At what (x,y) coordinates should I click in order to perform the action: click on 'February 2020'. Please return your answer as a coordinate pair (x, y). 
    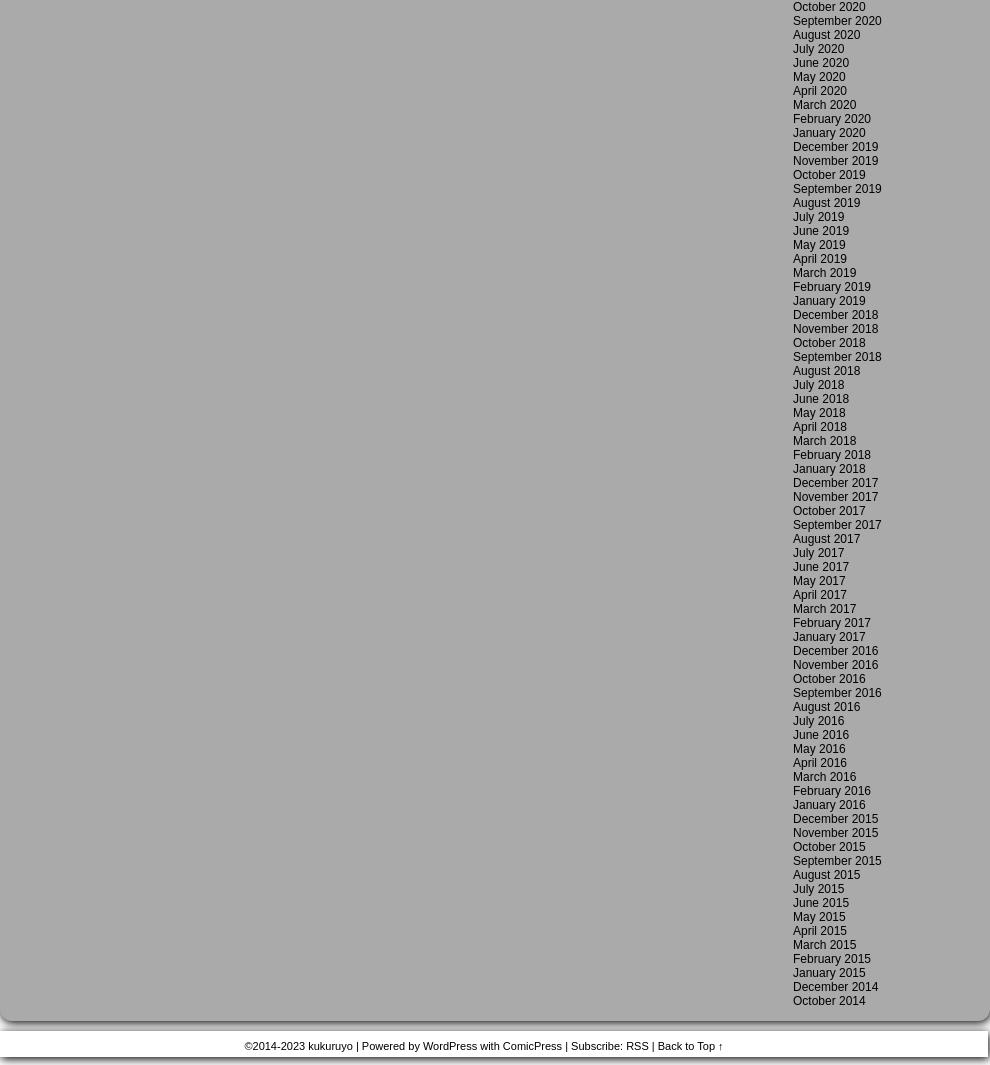
    Looking at the image, I should click on (830, 117).